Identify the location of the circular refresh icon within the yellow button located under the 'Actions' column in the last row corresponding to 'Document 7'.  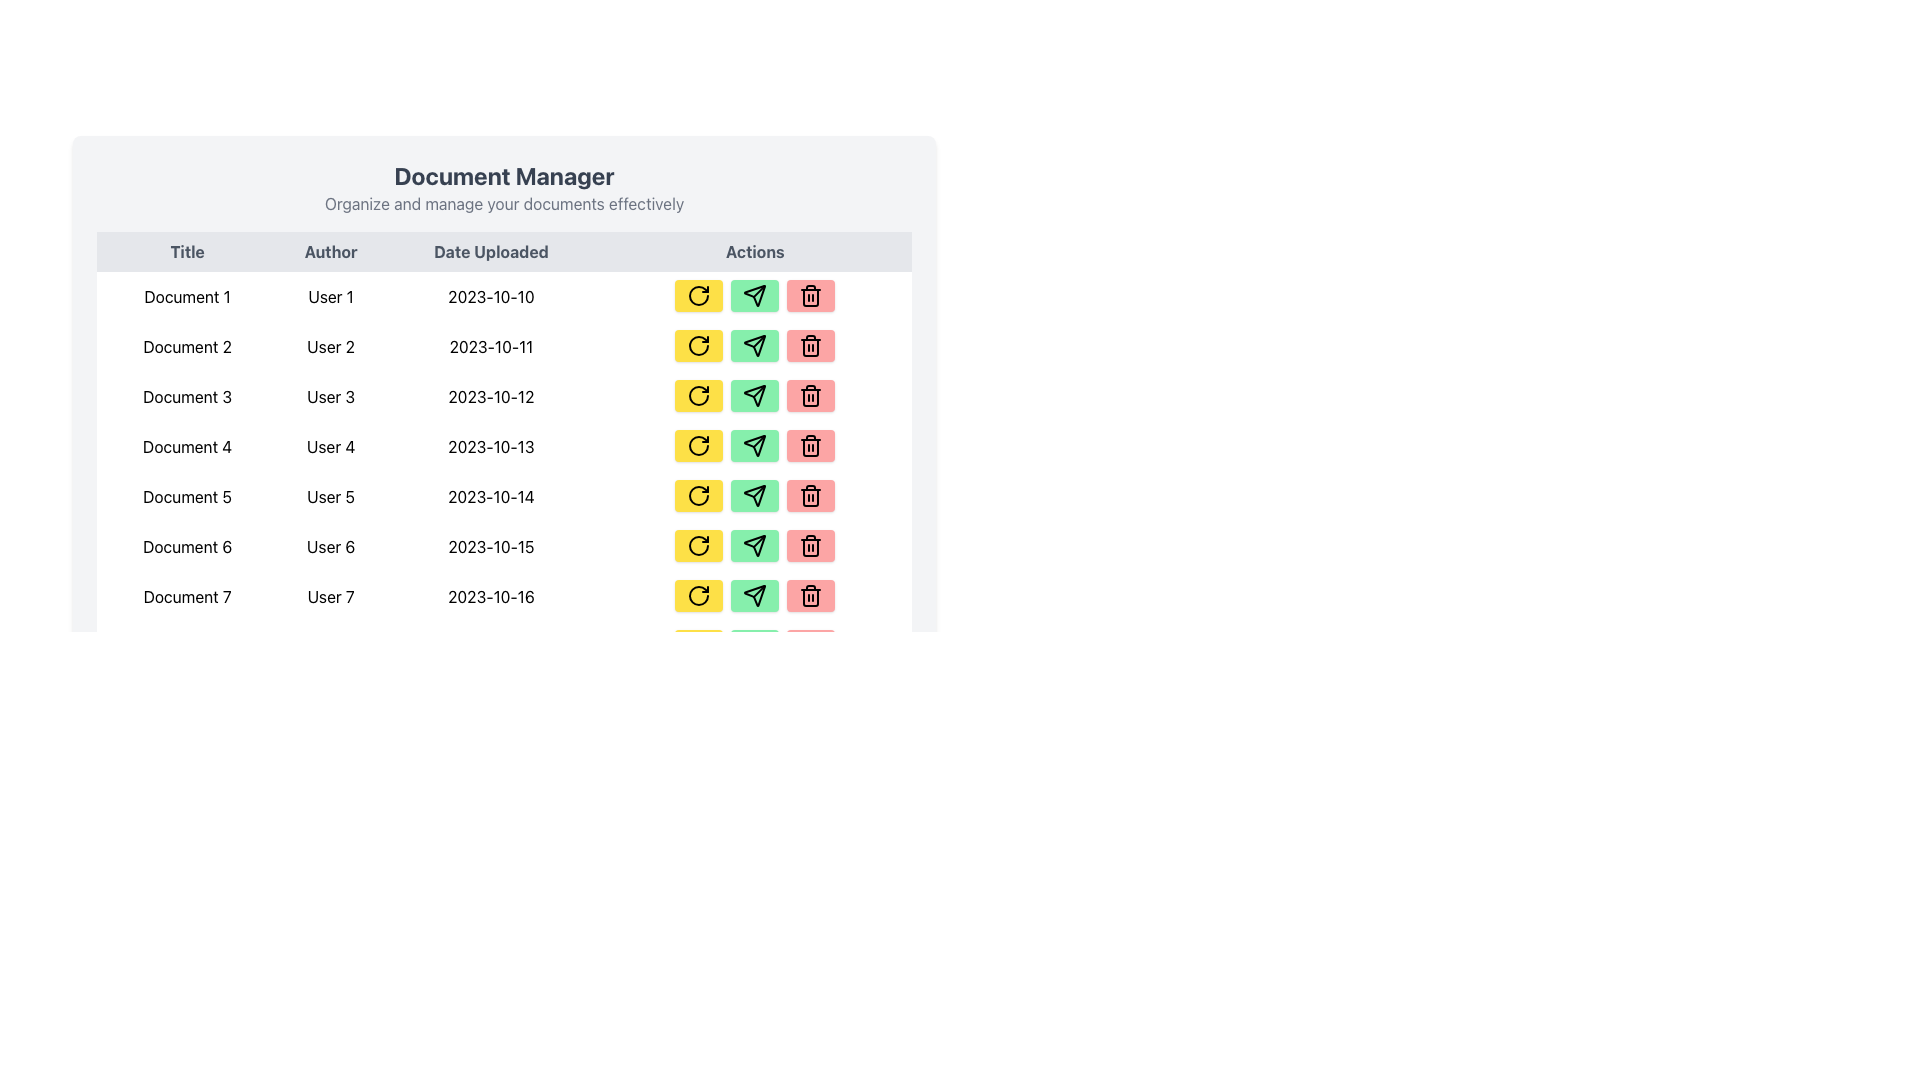
(699, 595).